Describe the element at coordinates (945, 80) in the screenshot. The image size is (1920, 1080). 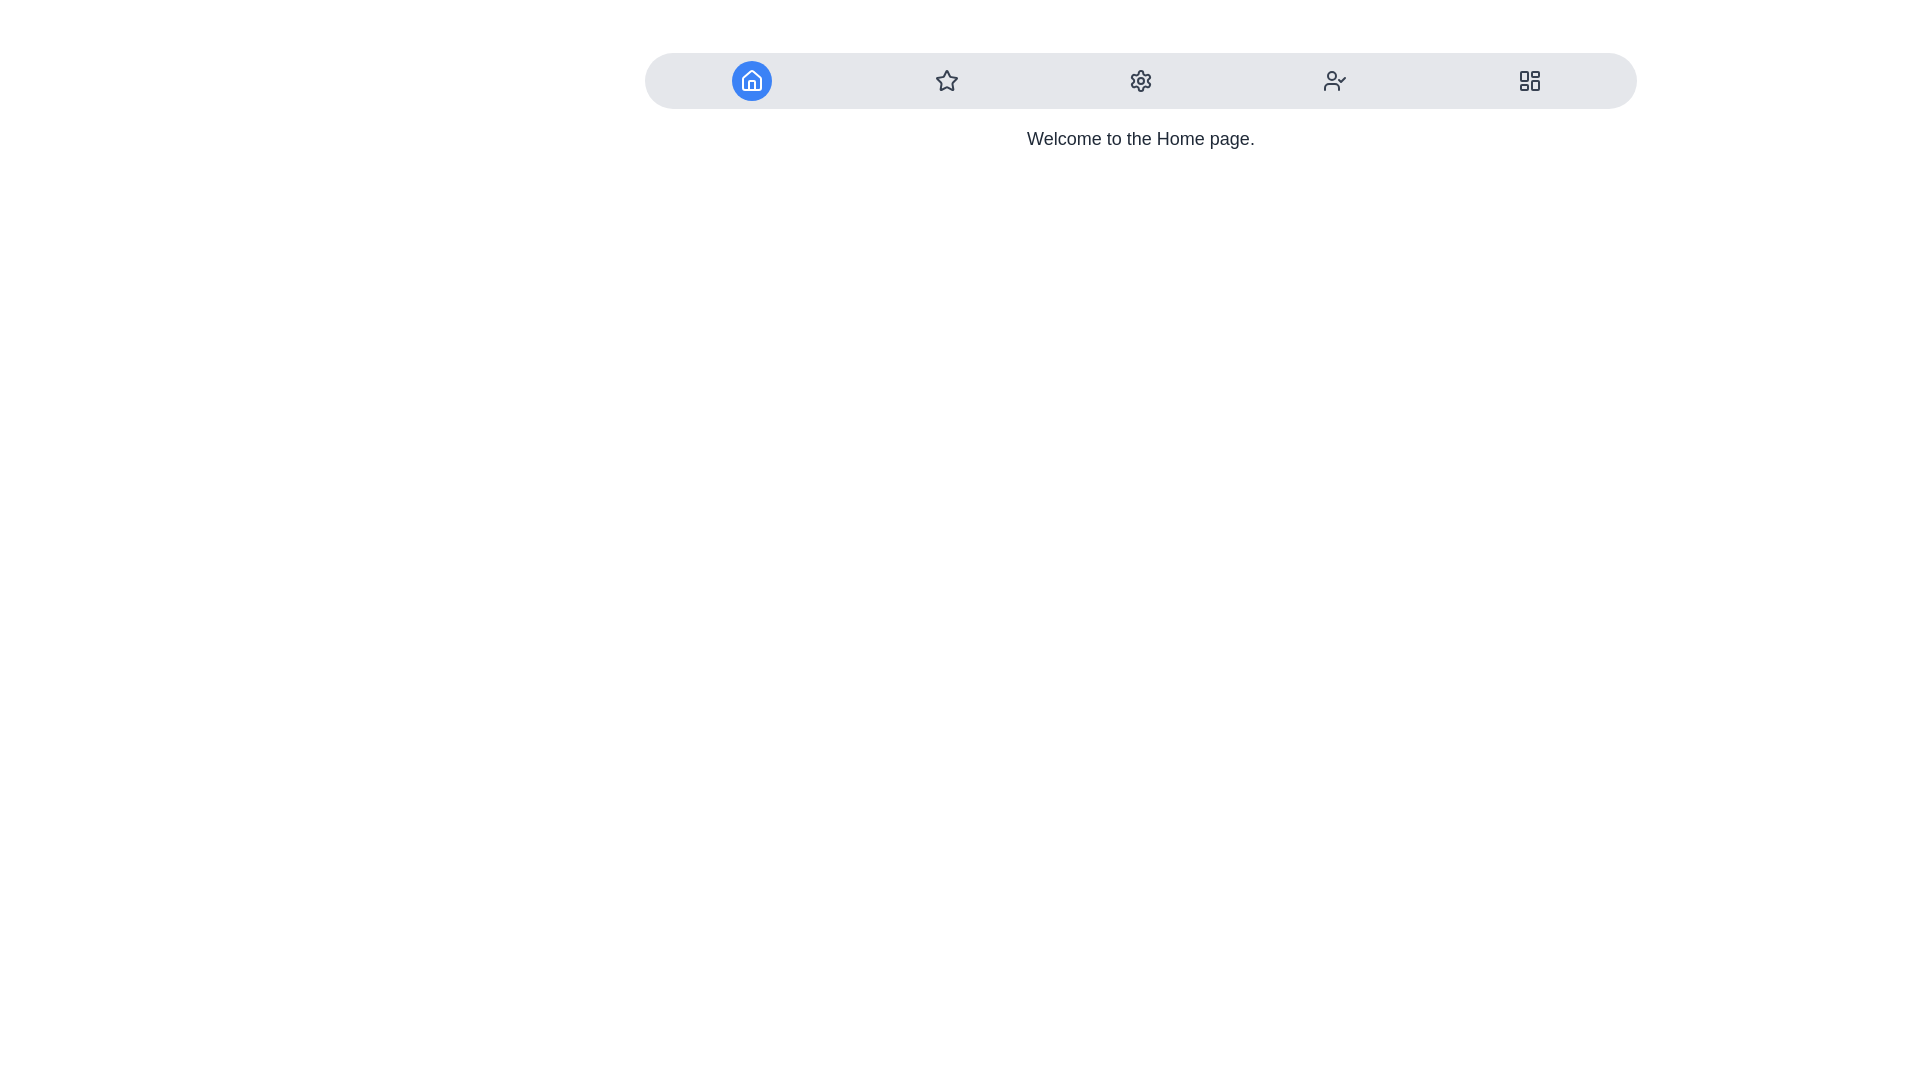
I see `the tab corresponding to Favorites` at that location.